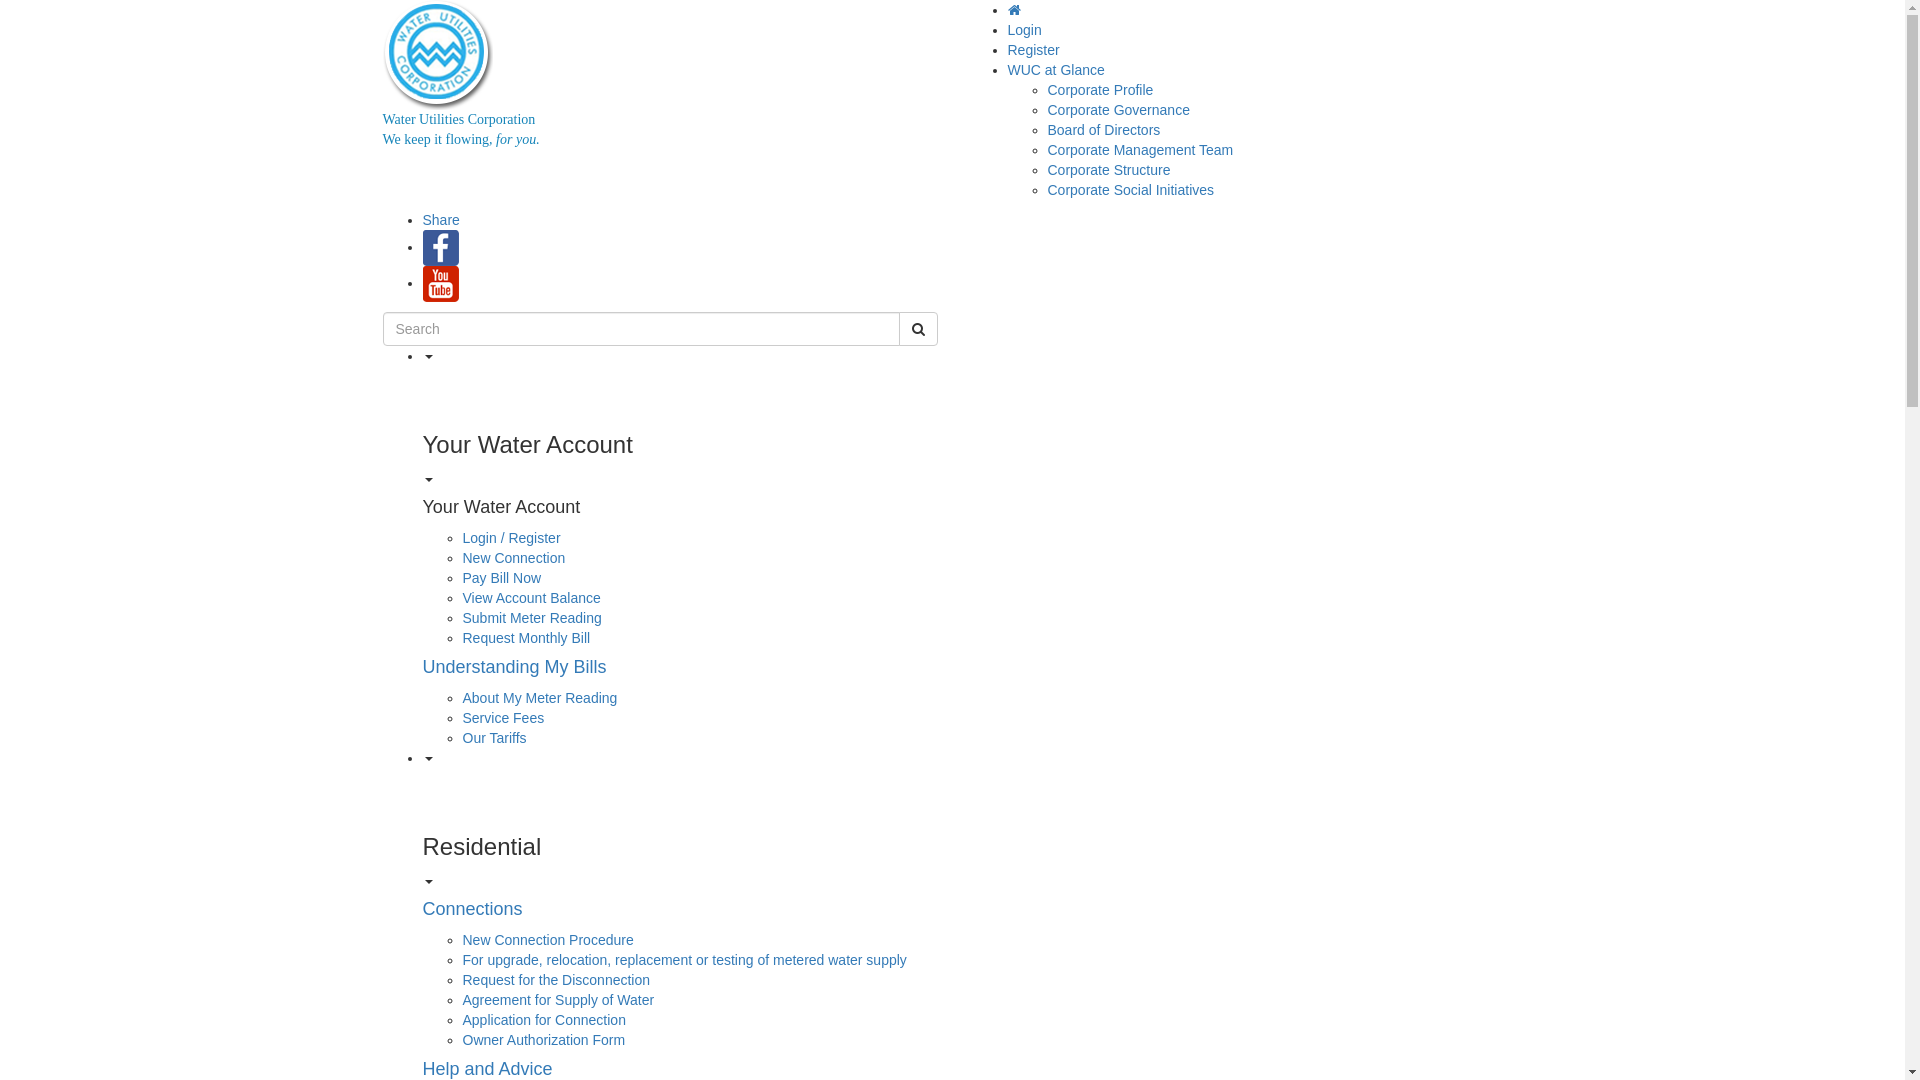 This screenshot has height=1080, width=1920. What do you see at coordinates (510, 536) in the screenshot?
I see `'Login / Register'` at bounding box center [510, 536].